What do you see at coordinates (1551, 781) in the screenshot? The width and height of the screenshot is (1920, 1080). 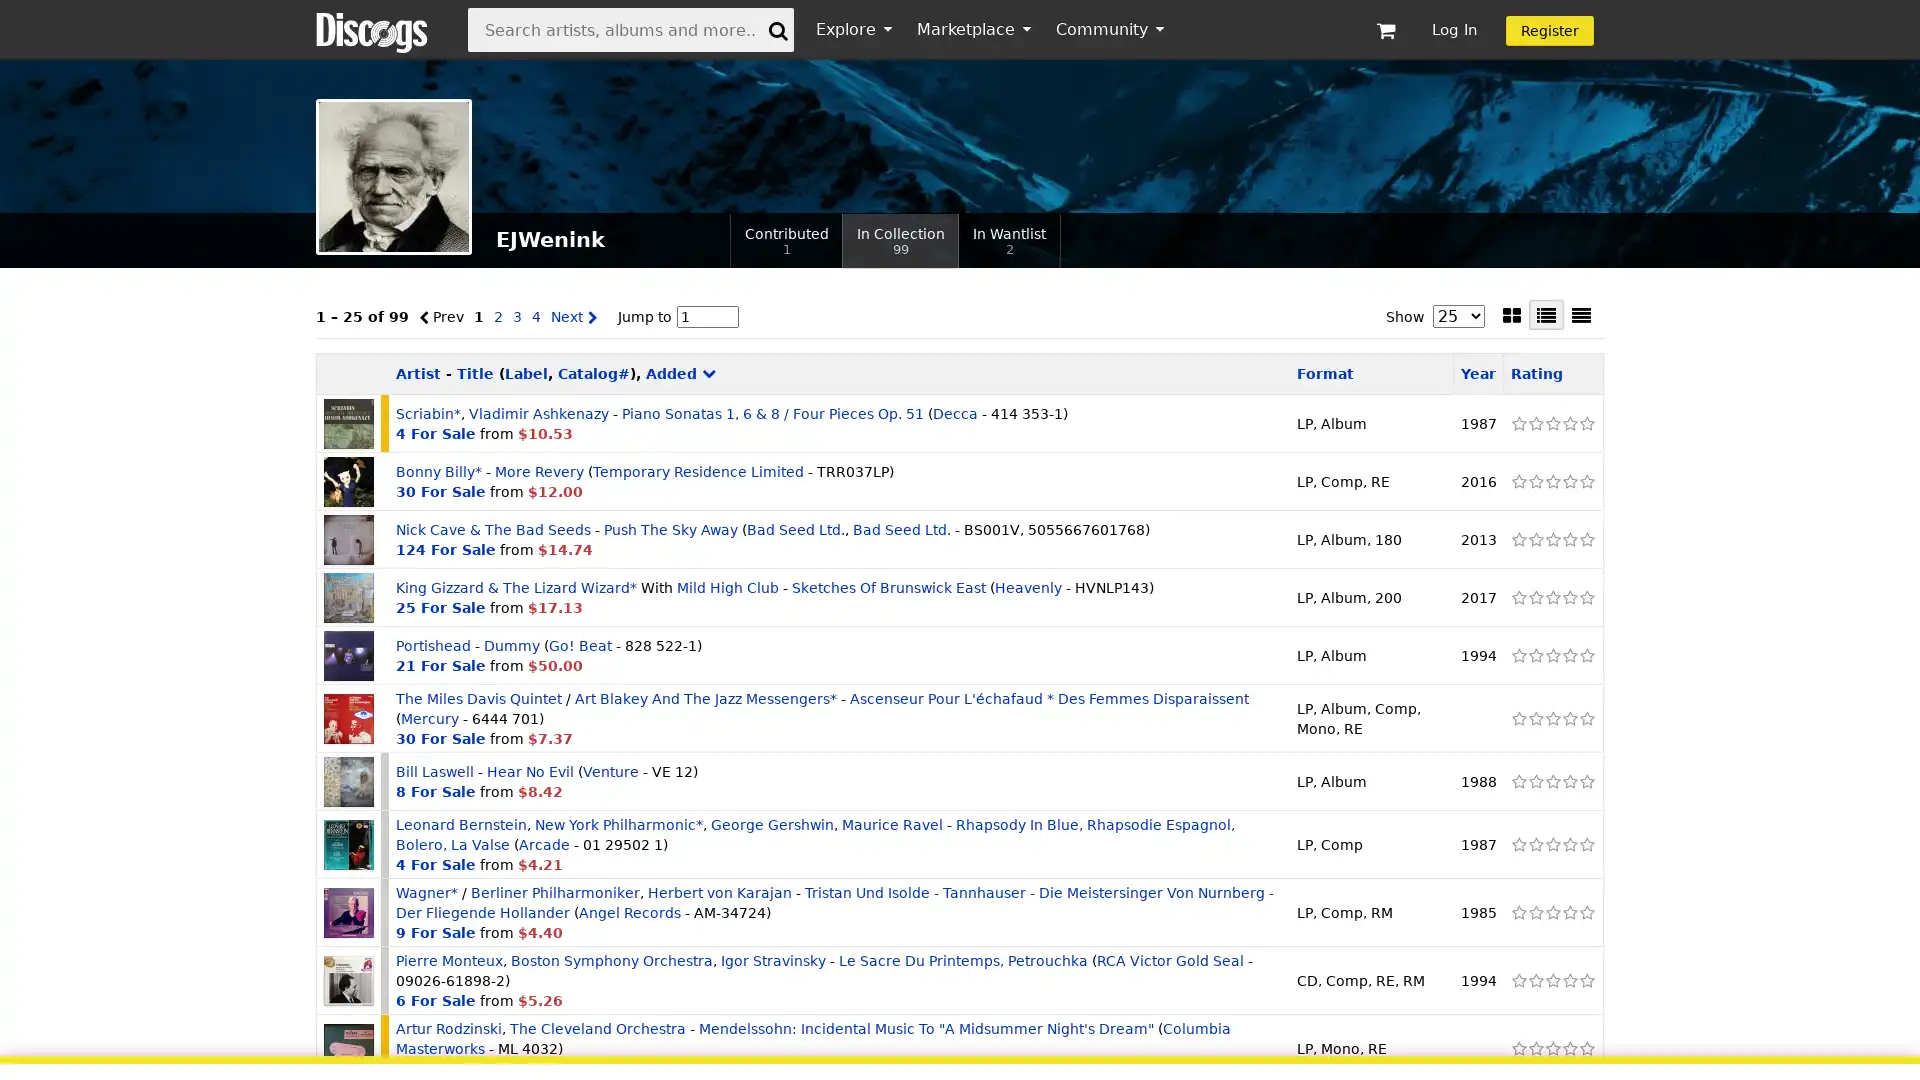 I see `Rate this release 3 stars.` at bounding box center [1551, 781].